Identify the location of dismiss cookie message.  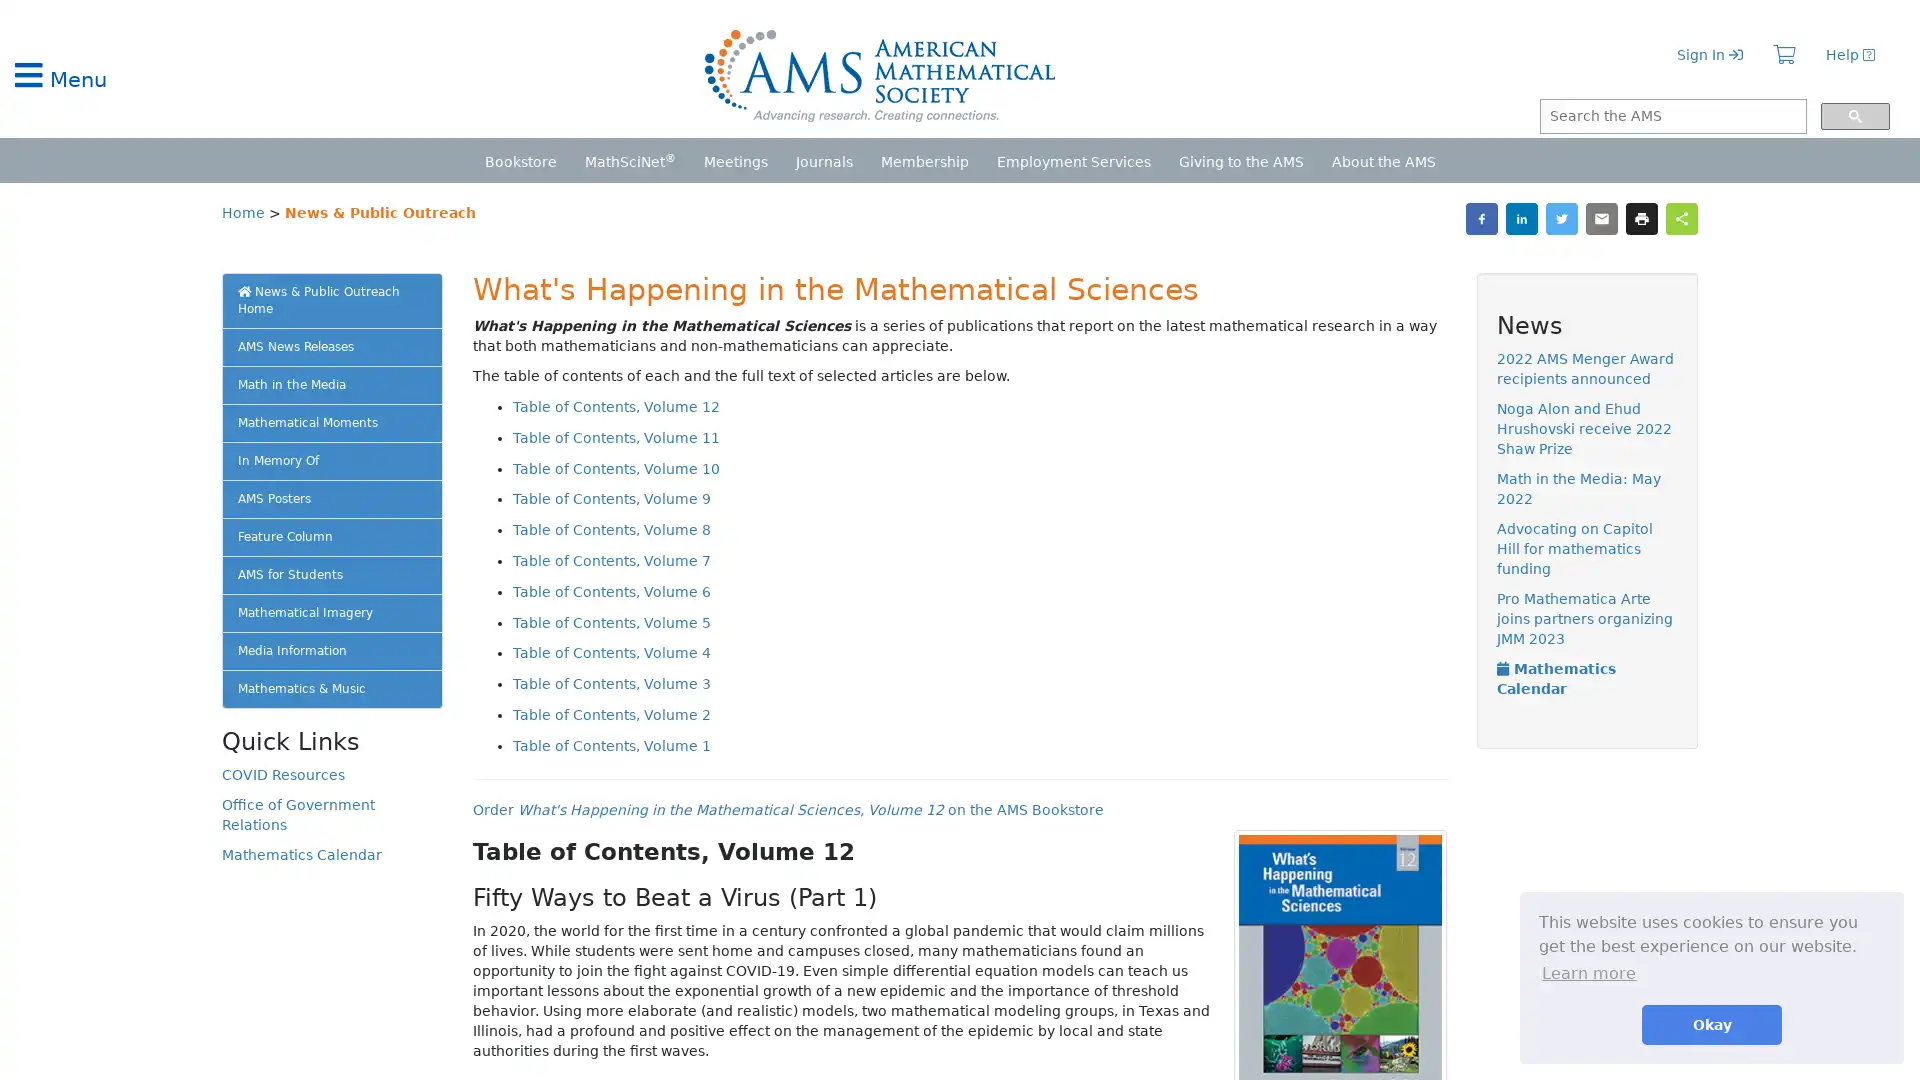
(1711, 1024).